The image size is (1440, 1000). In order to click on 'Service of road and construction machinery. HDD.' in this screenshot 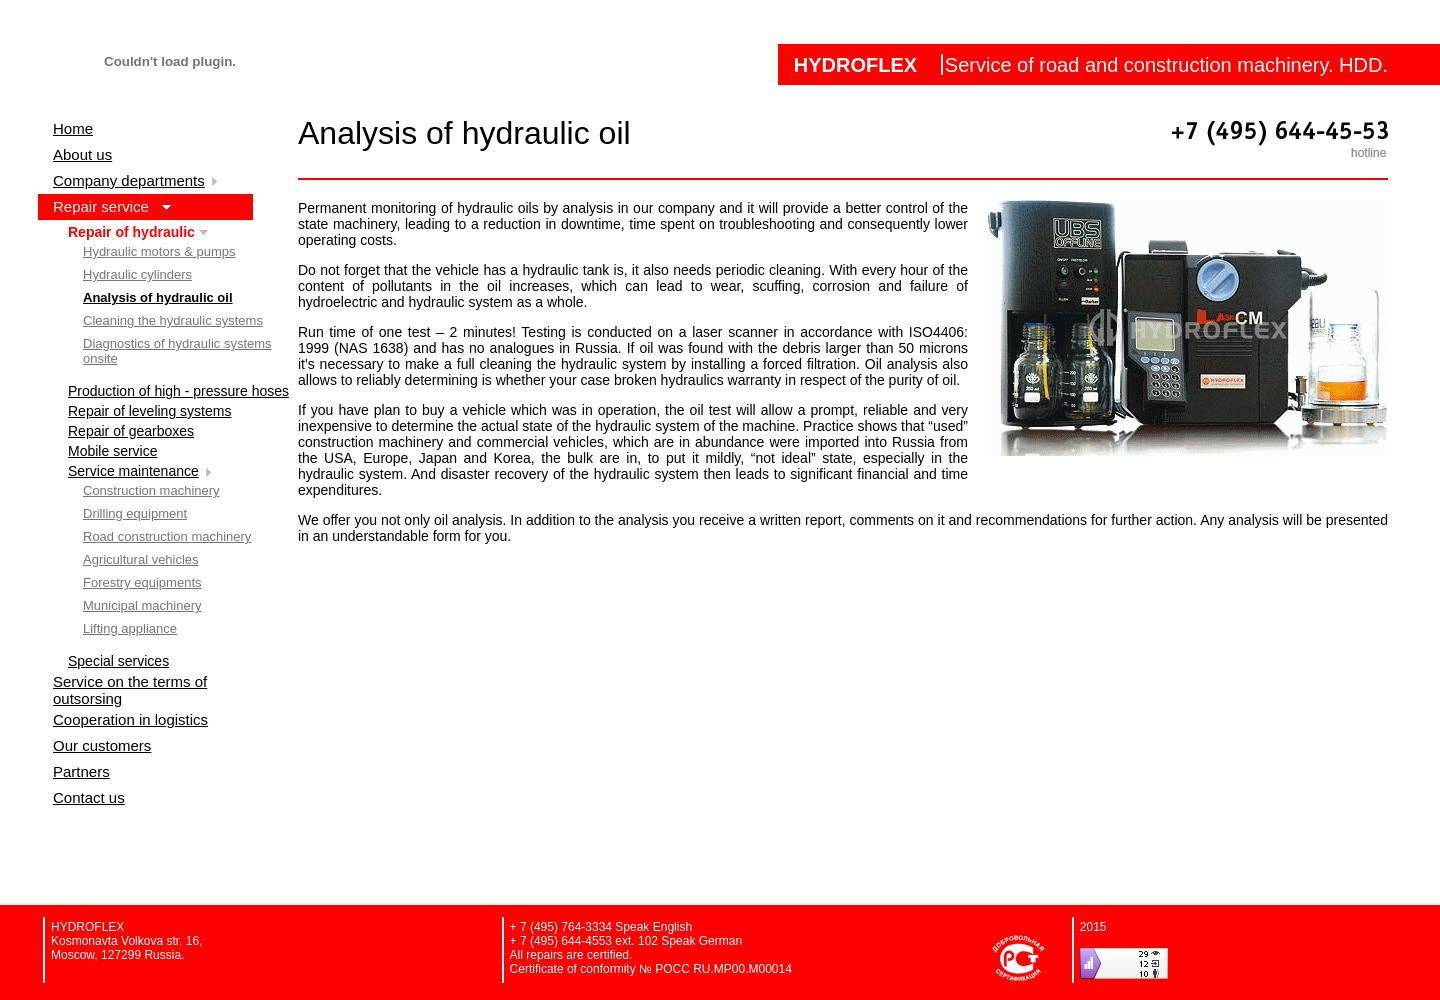, I will do `click(1152, 64)`.